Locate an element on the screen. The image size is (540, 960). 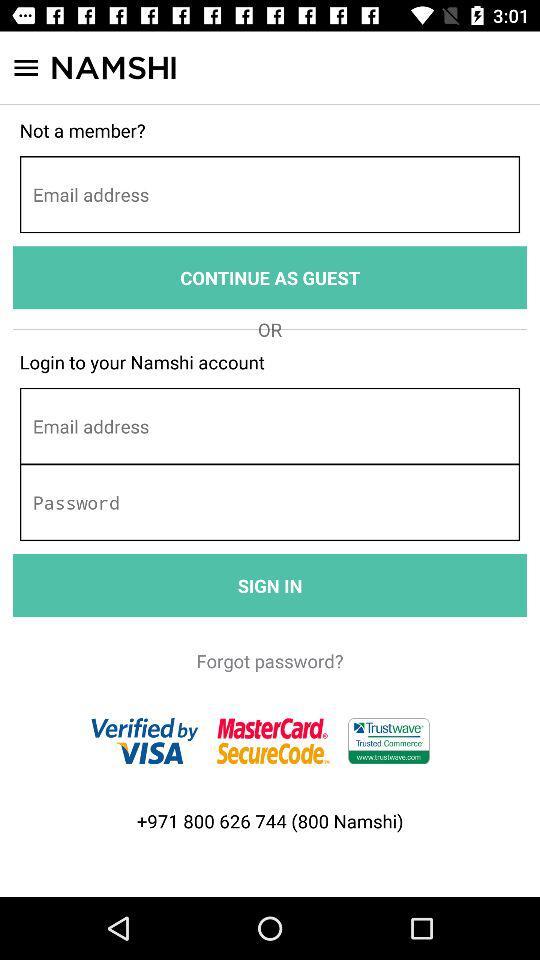
the icon below the sign in icon is located at coordinates (270, 661).